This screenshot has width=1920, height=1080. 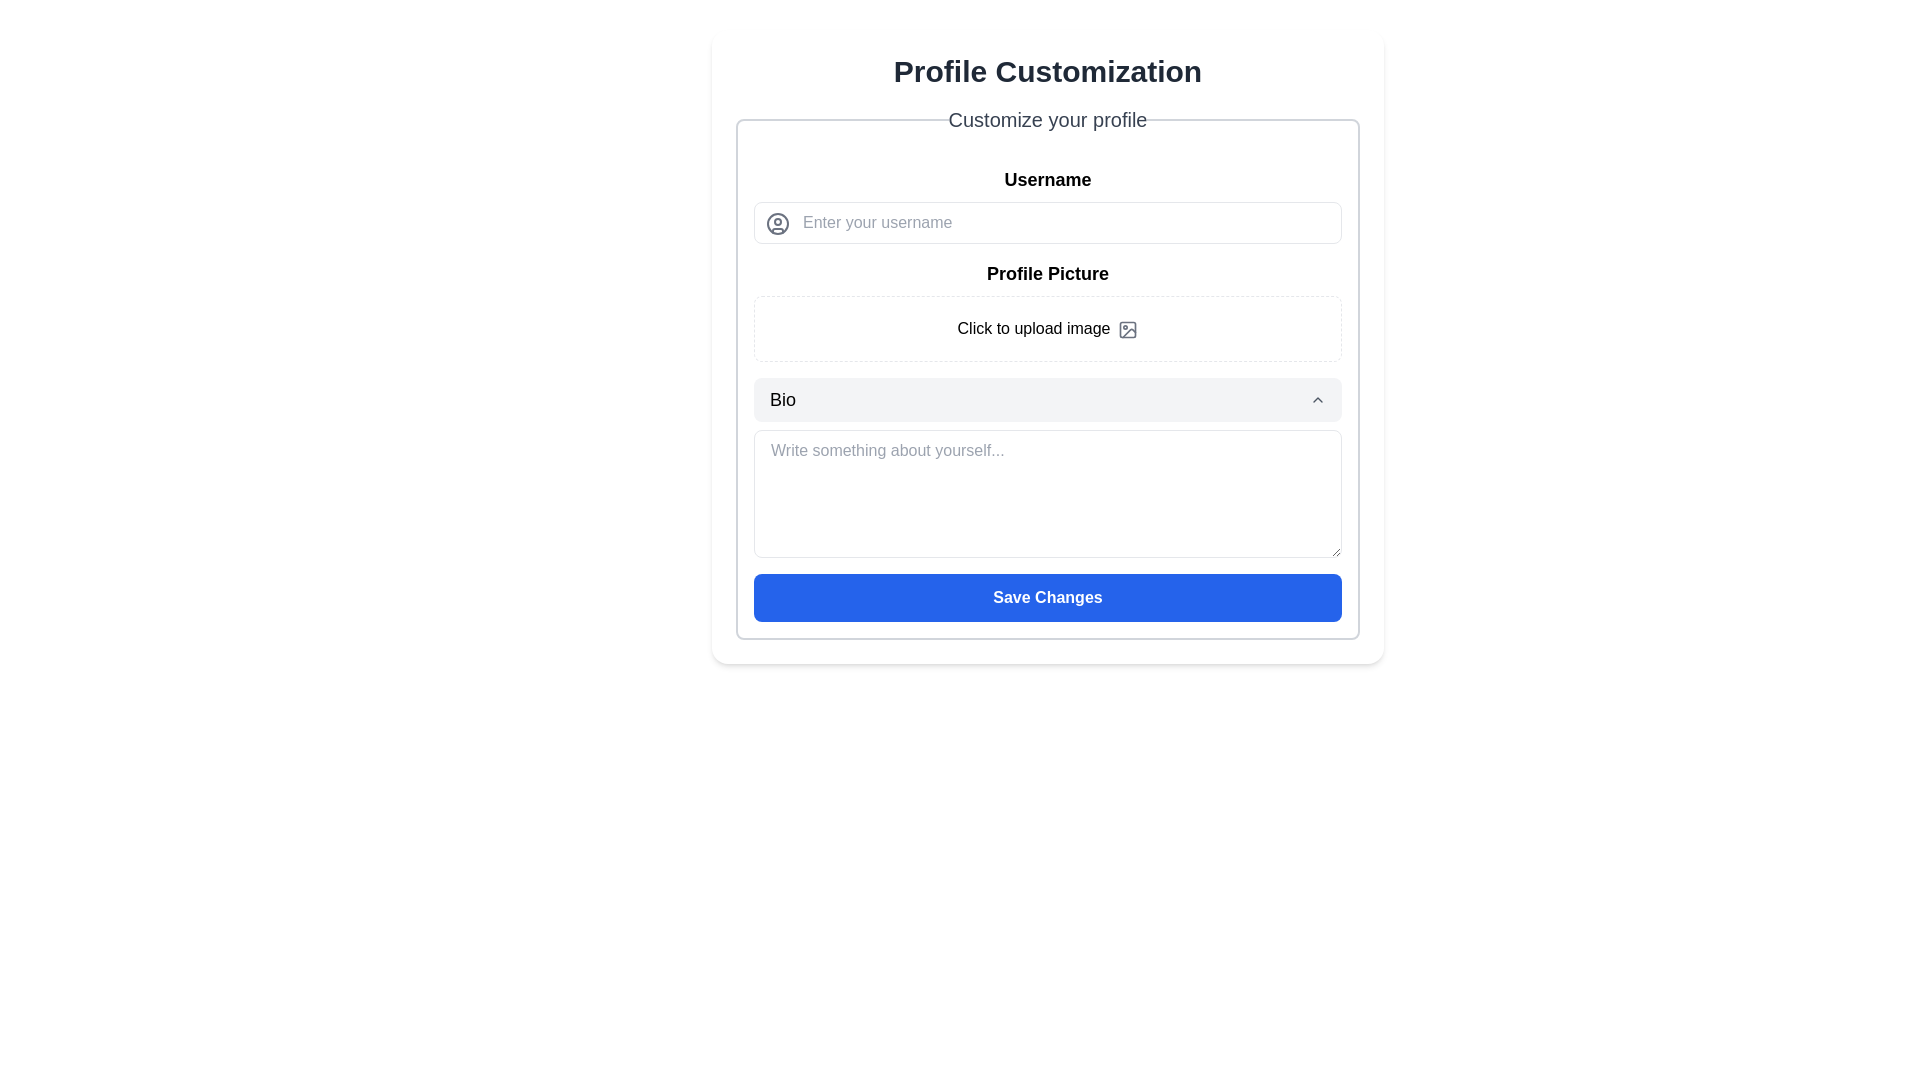 What do you see at coordinates (776, 223) in the screenshot?
I see `the SVG Circle Element that visually represents the outermost circle of the 'Username' field, which is located to the left of the text input` at bounding box center [776, 223].